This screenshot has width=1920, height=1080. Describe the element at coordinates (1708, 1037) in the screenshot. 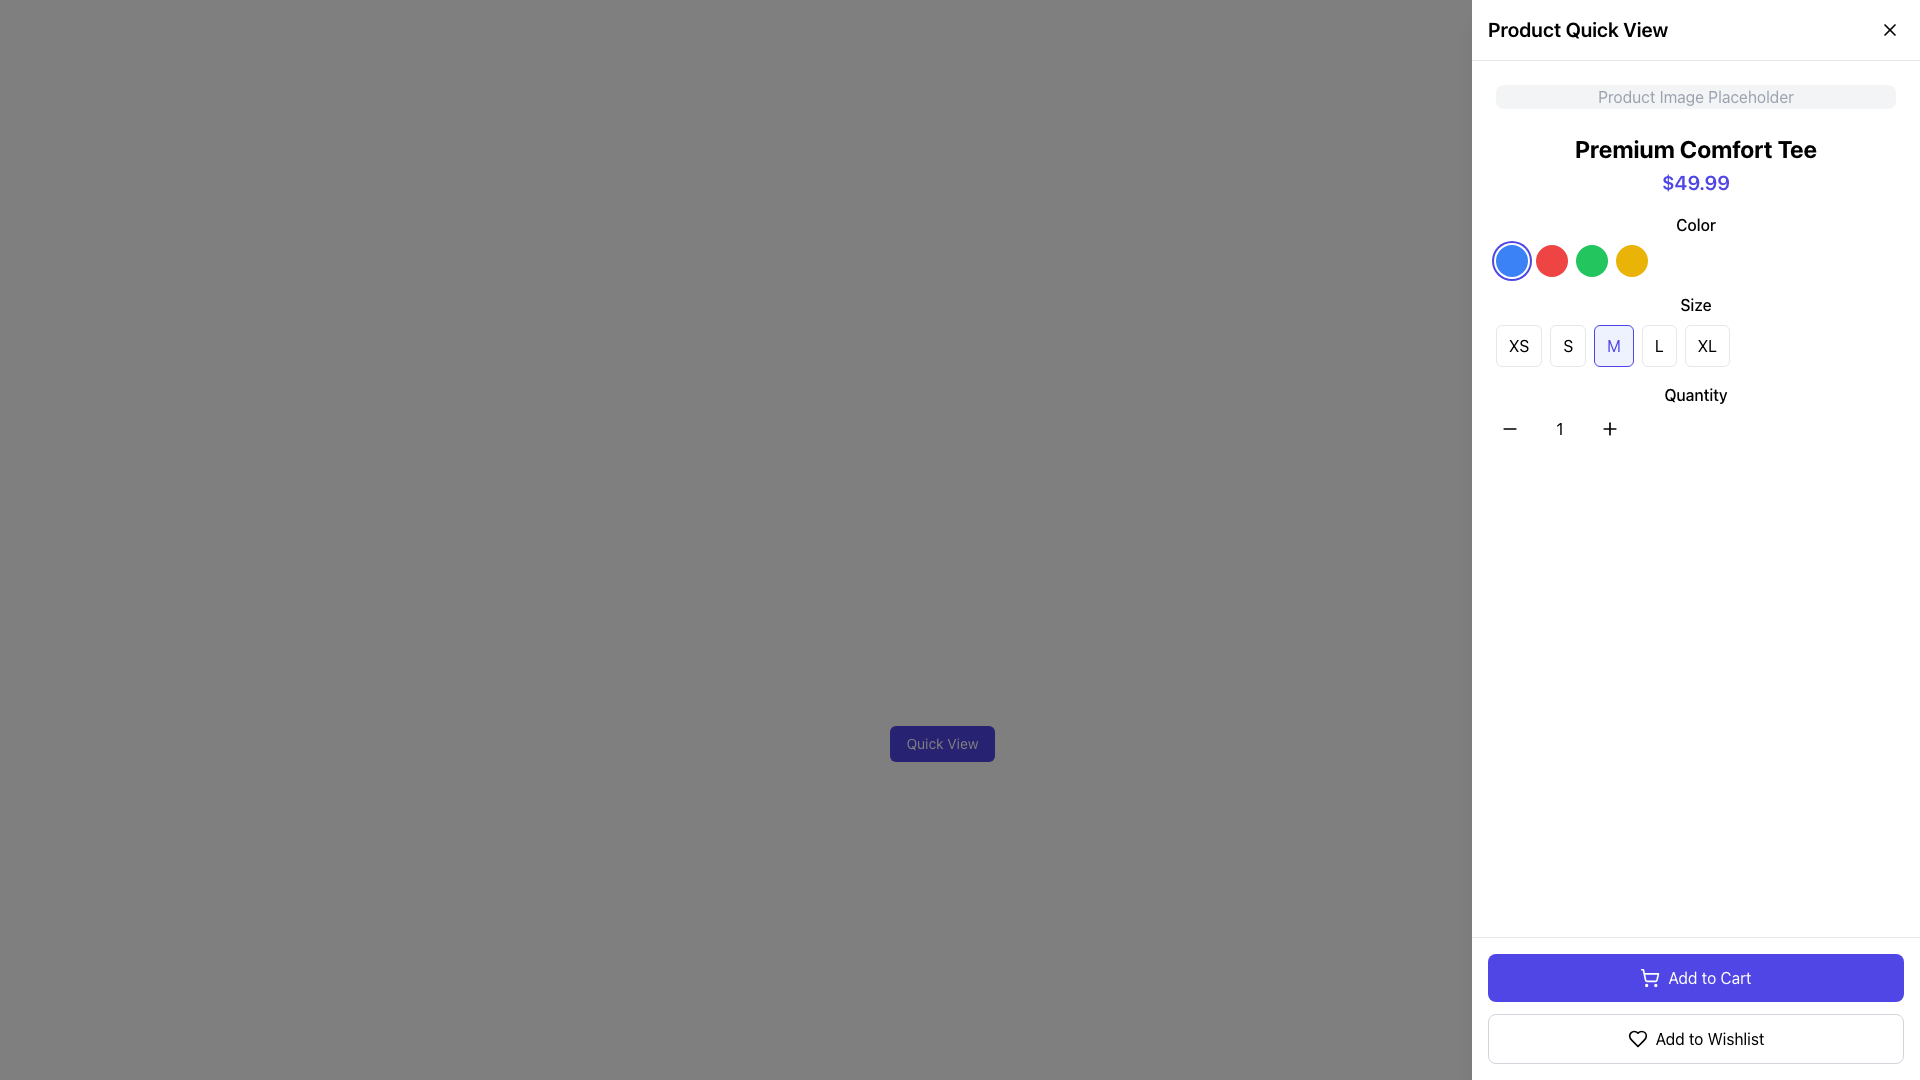

I see `the 'Add to Wishlist' text label, which is styled in standard black sans-serif font and located on a white rectangular button at the bottom of the product view panel` at that location.